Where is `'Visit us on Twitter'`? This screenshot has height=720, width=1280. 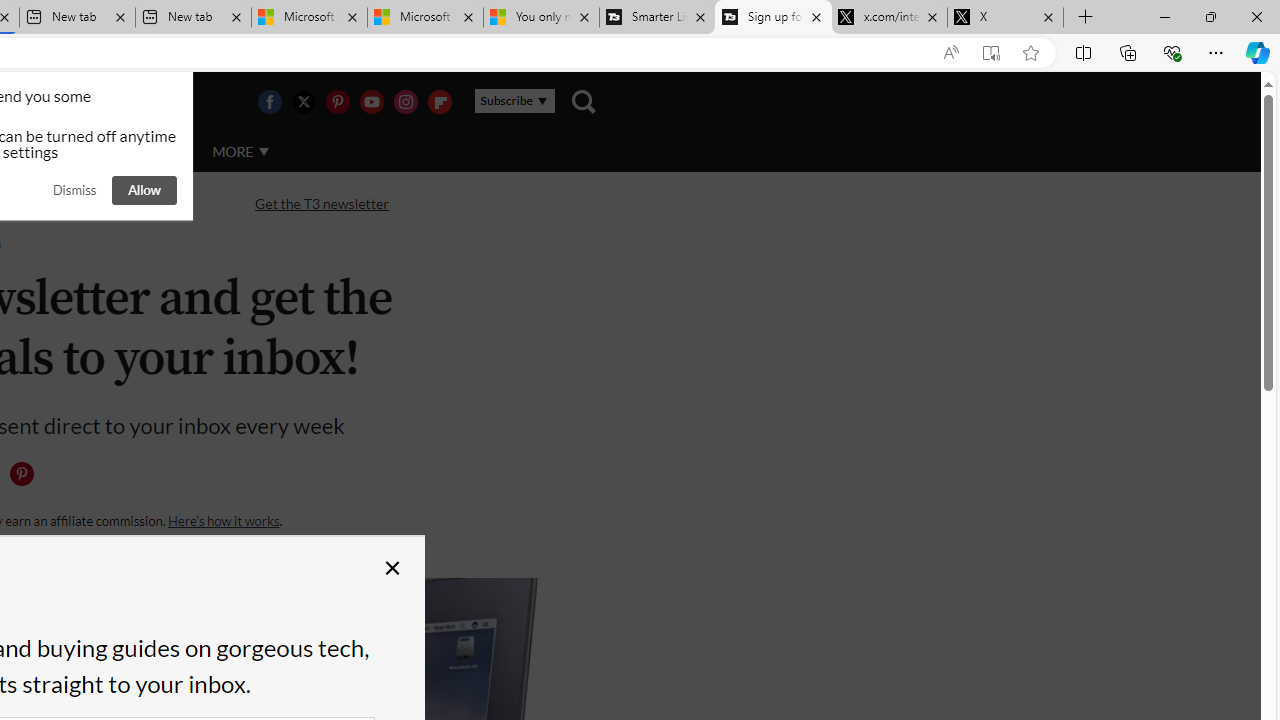
'Visit us on Twitter' is located at coordinates (302, 101).